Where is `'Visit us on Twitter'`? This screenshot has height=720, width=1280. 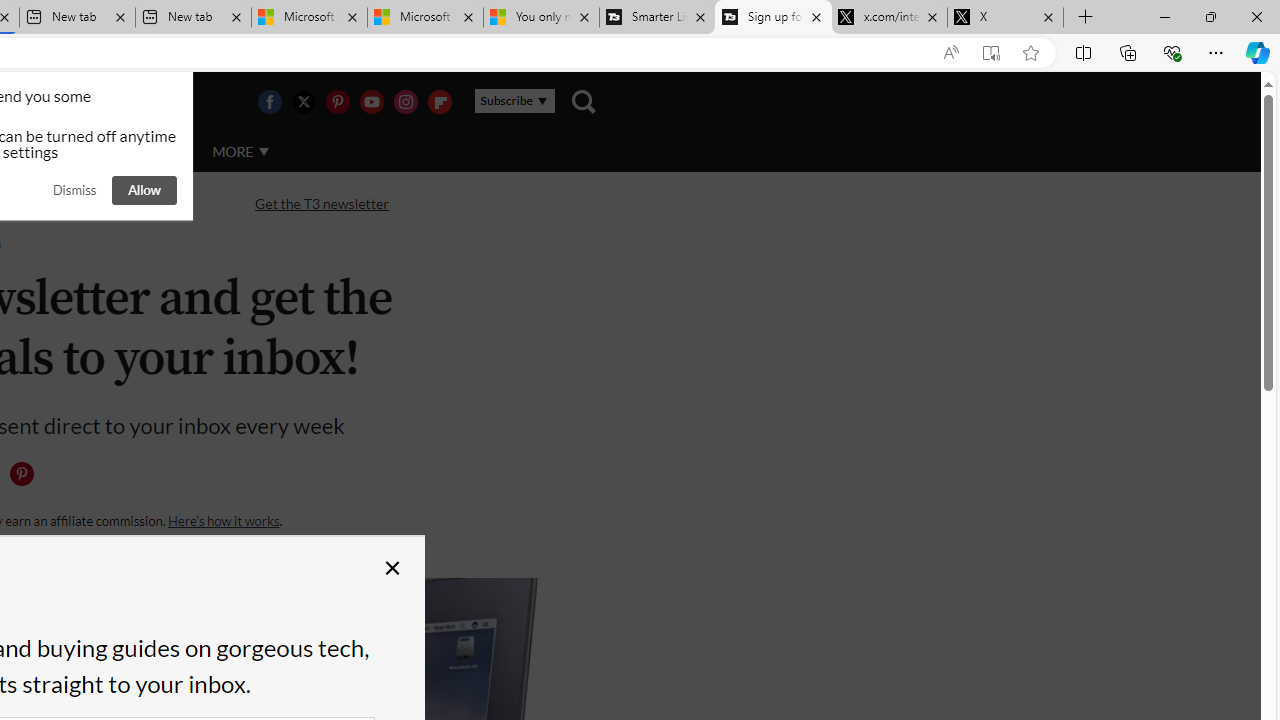
'Visit us on Twitter' is located at coordinates (302, 101).